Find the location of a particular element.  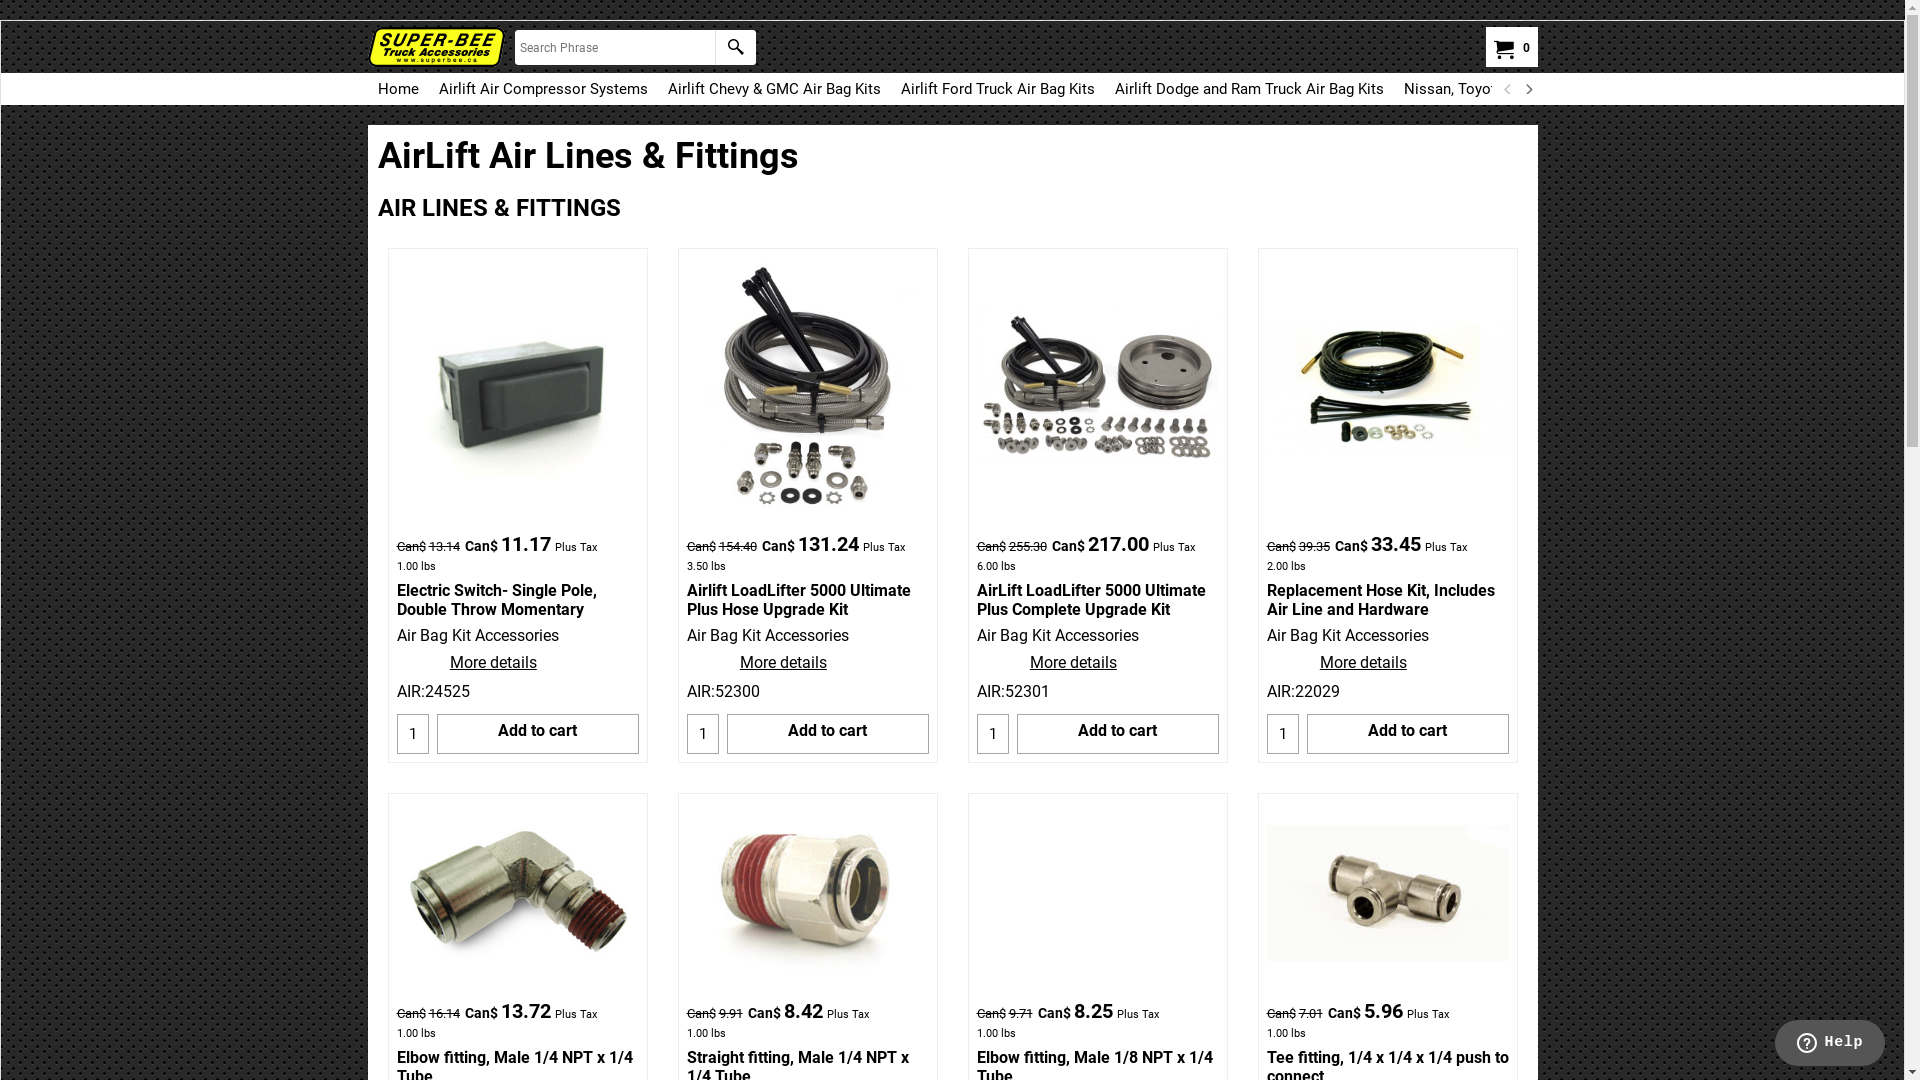

'Home' is located at coordinates (398, 87).